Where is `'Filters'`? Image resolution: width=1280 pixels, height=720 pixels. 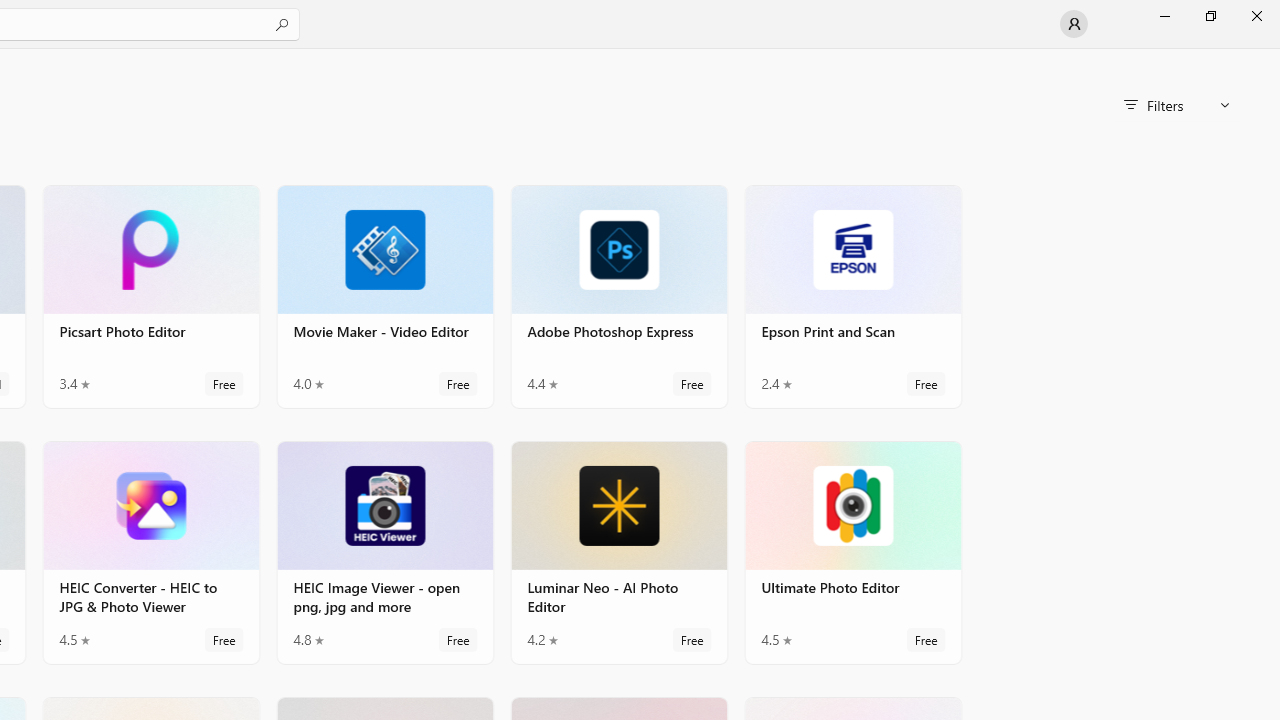 'Filters' is located at coordinates (1176, 105).